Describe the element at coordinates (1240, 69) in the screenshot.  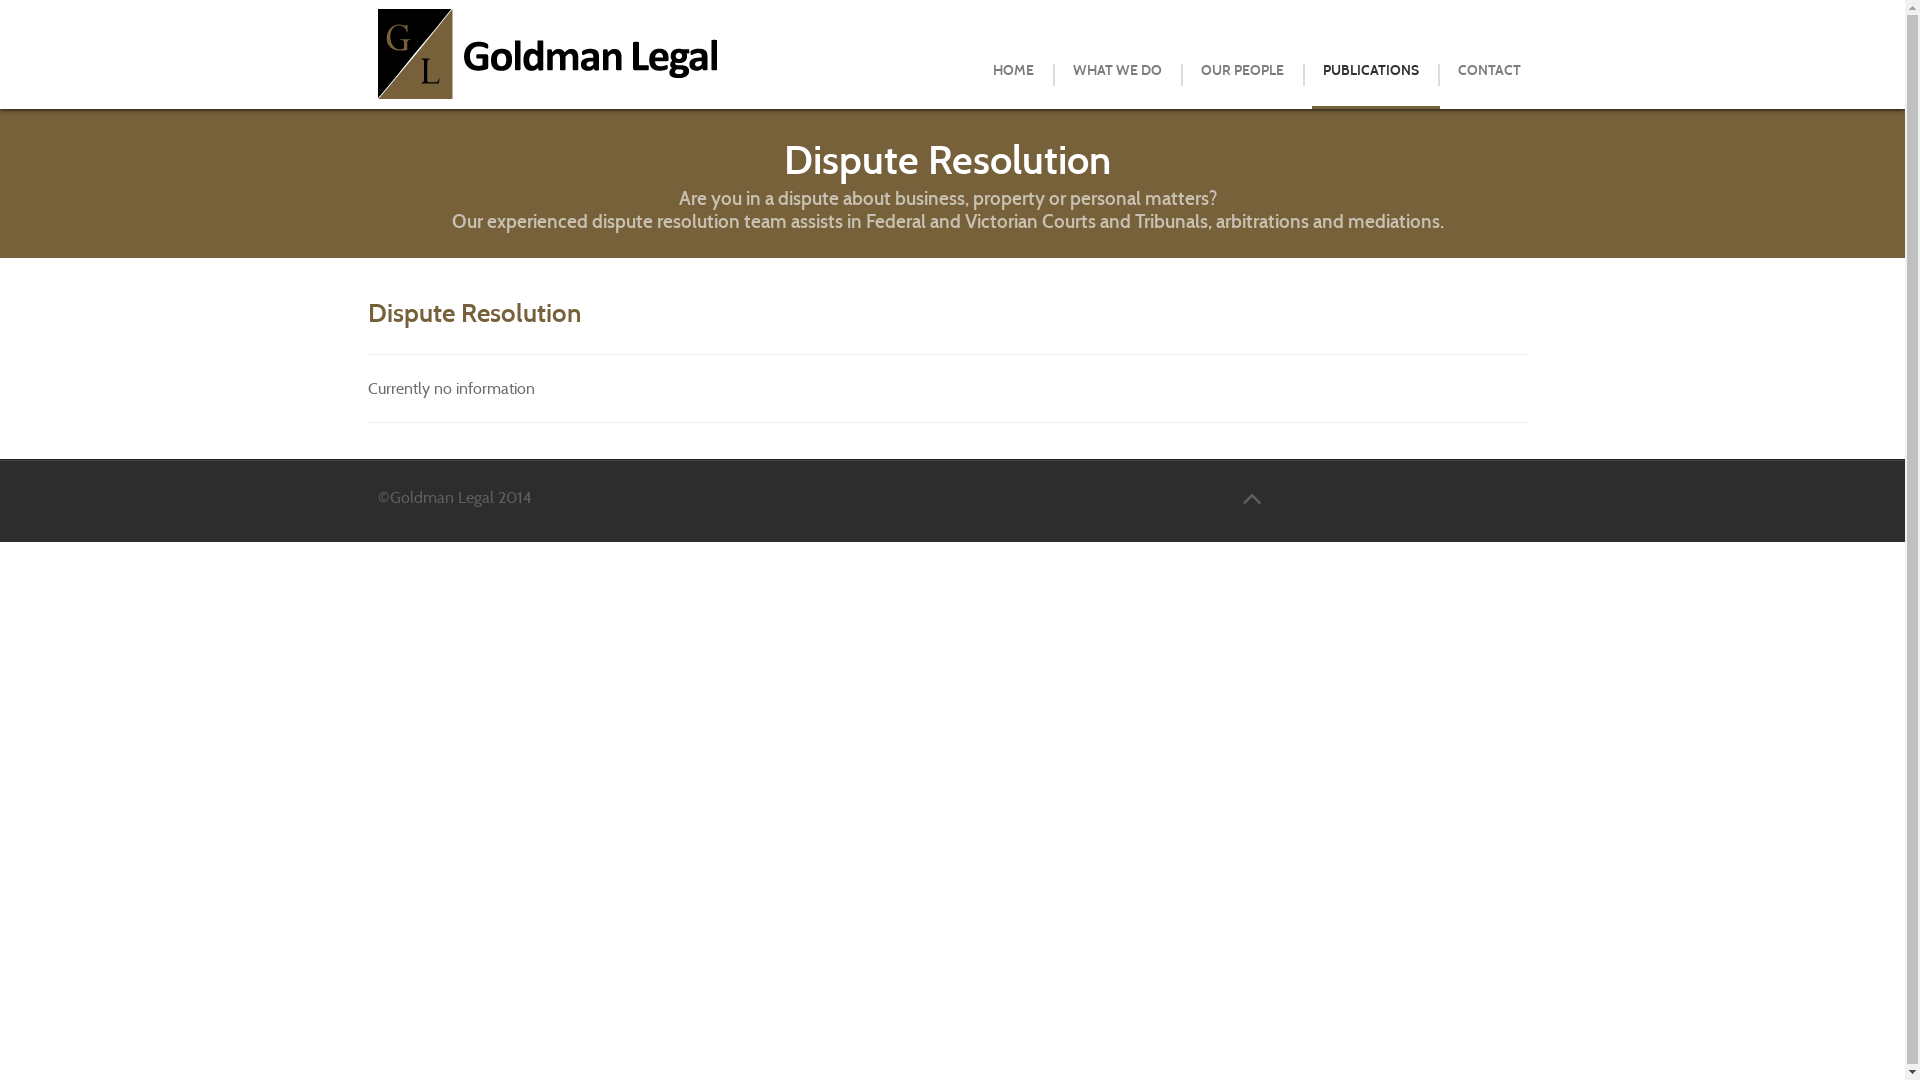
I see `'OUR PEOPLE'` at that location.